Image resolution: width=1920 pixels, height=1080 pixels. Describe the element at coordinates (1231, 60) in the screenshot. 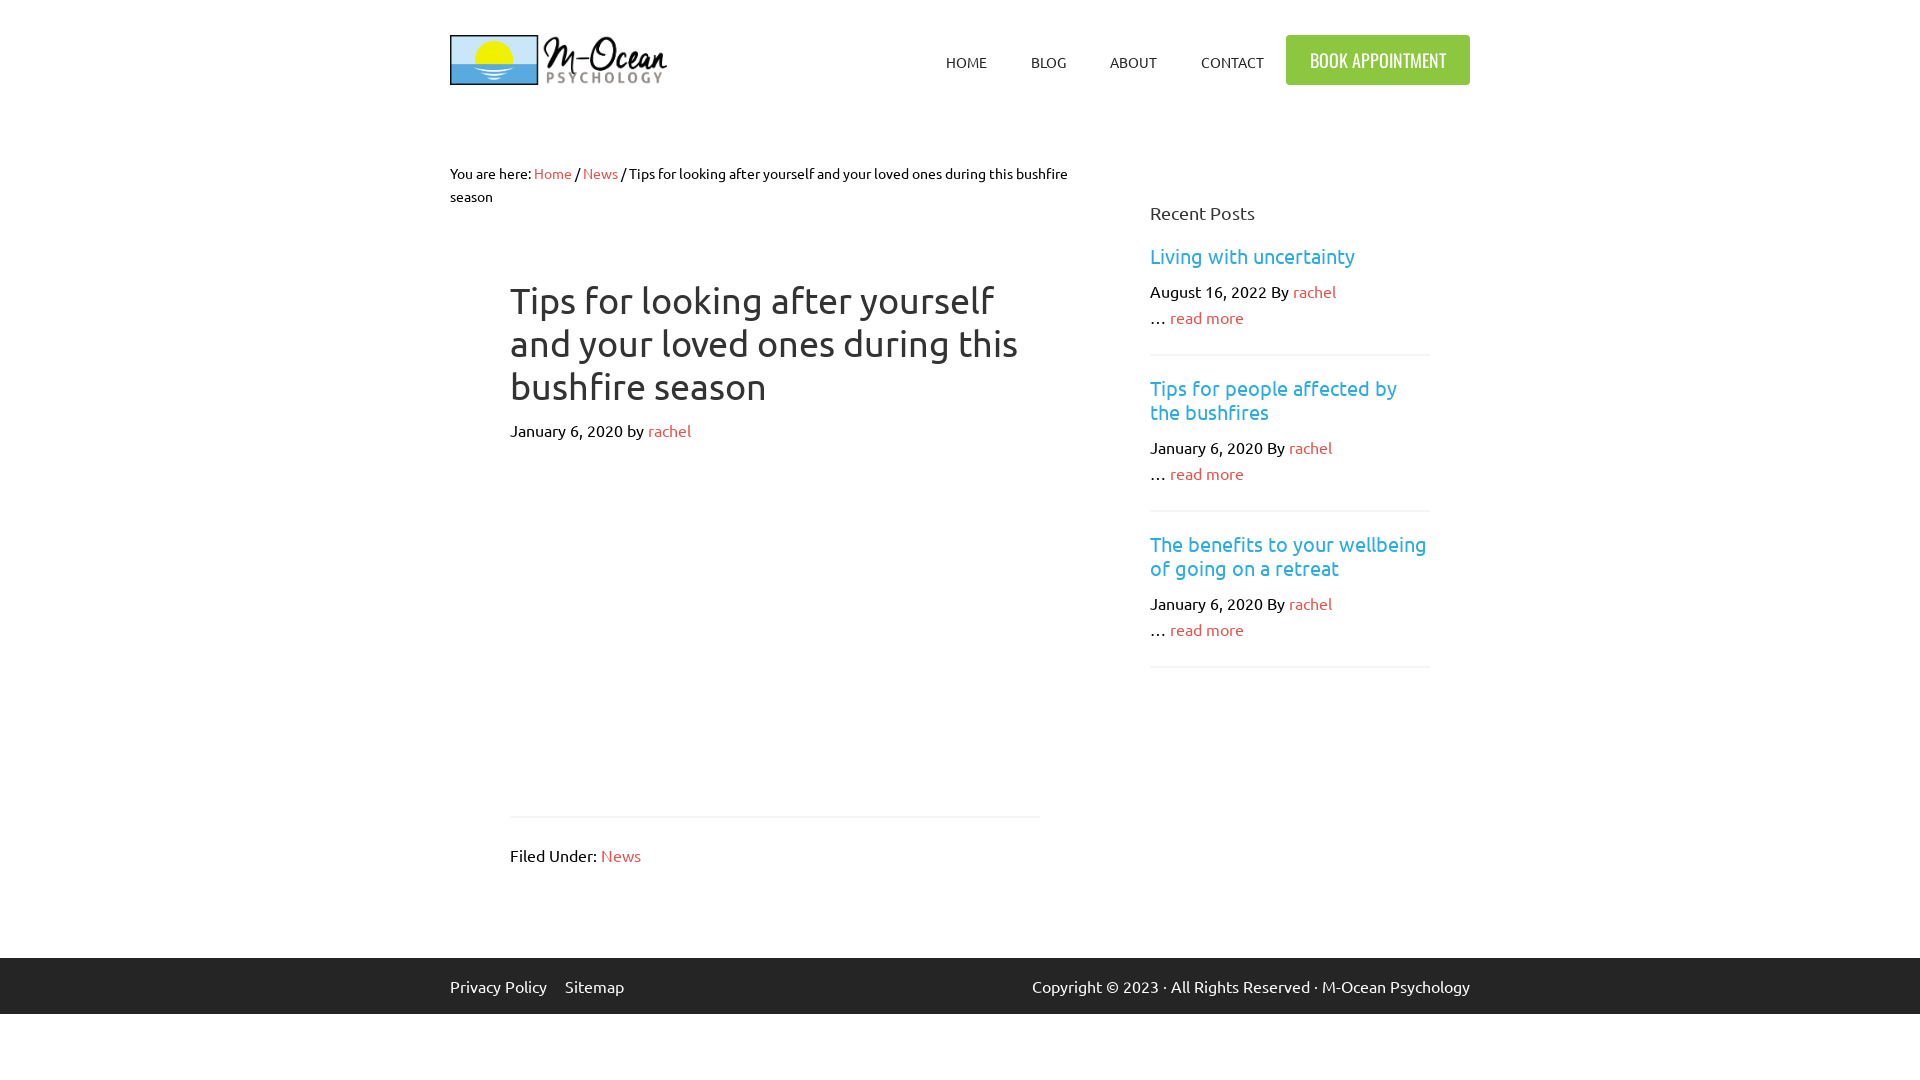

I see `'CONTACT'` at that location.